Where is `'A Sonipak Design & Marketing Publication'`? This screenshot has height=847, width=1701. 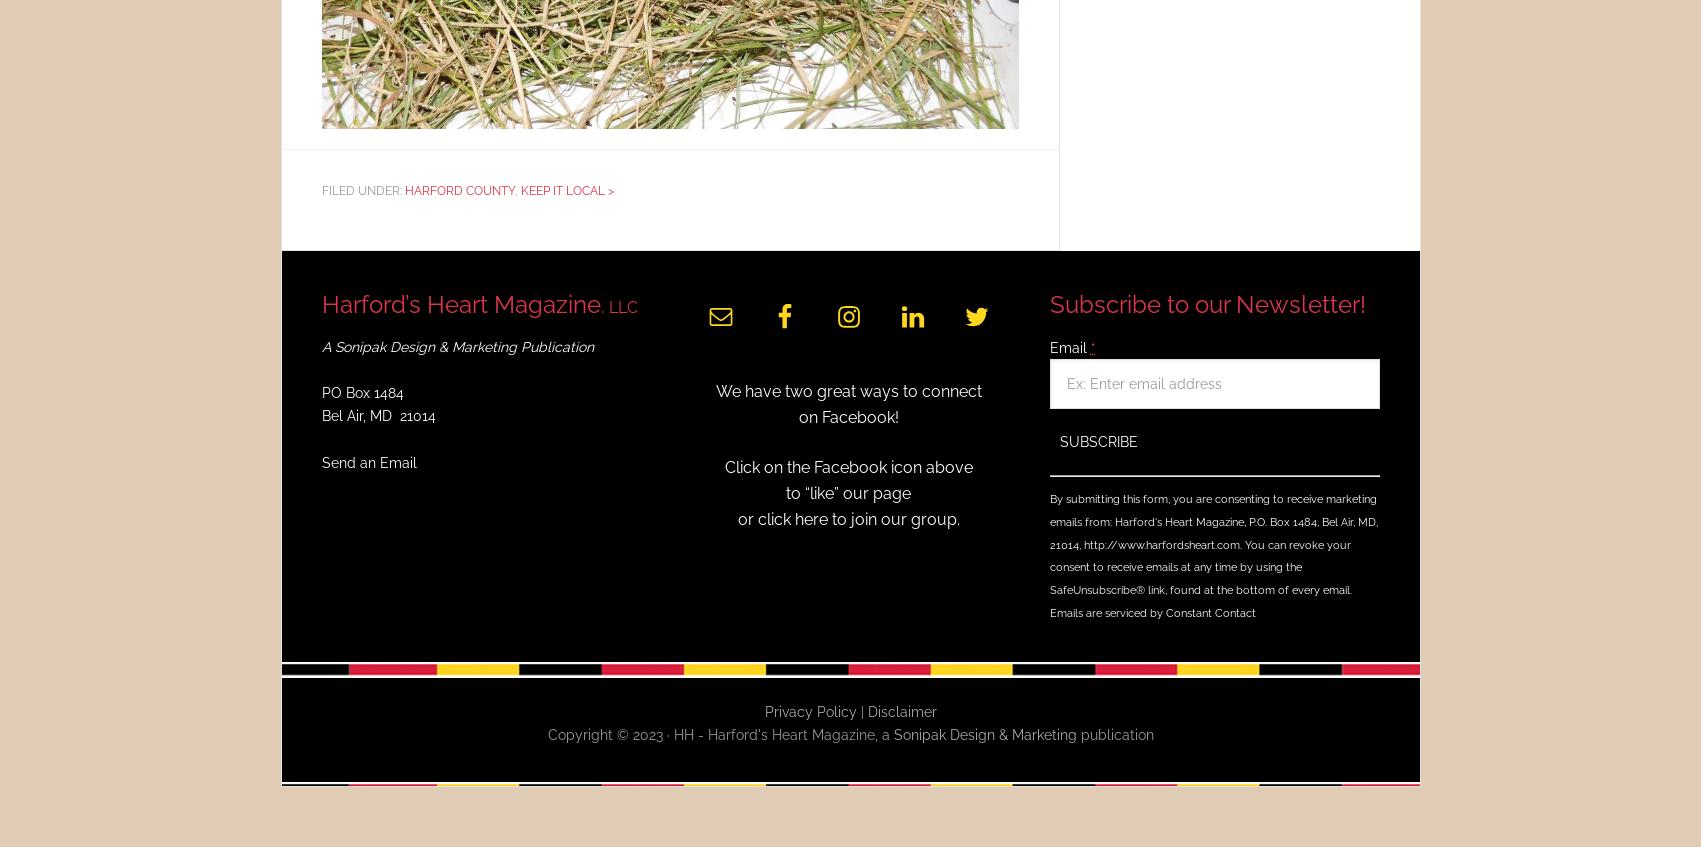
'A Sonipak Design & Marketing Publication' is located at coordinates (456, 345).